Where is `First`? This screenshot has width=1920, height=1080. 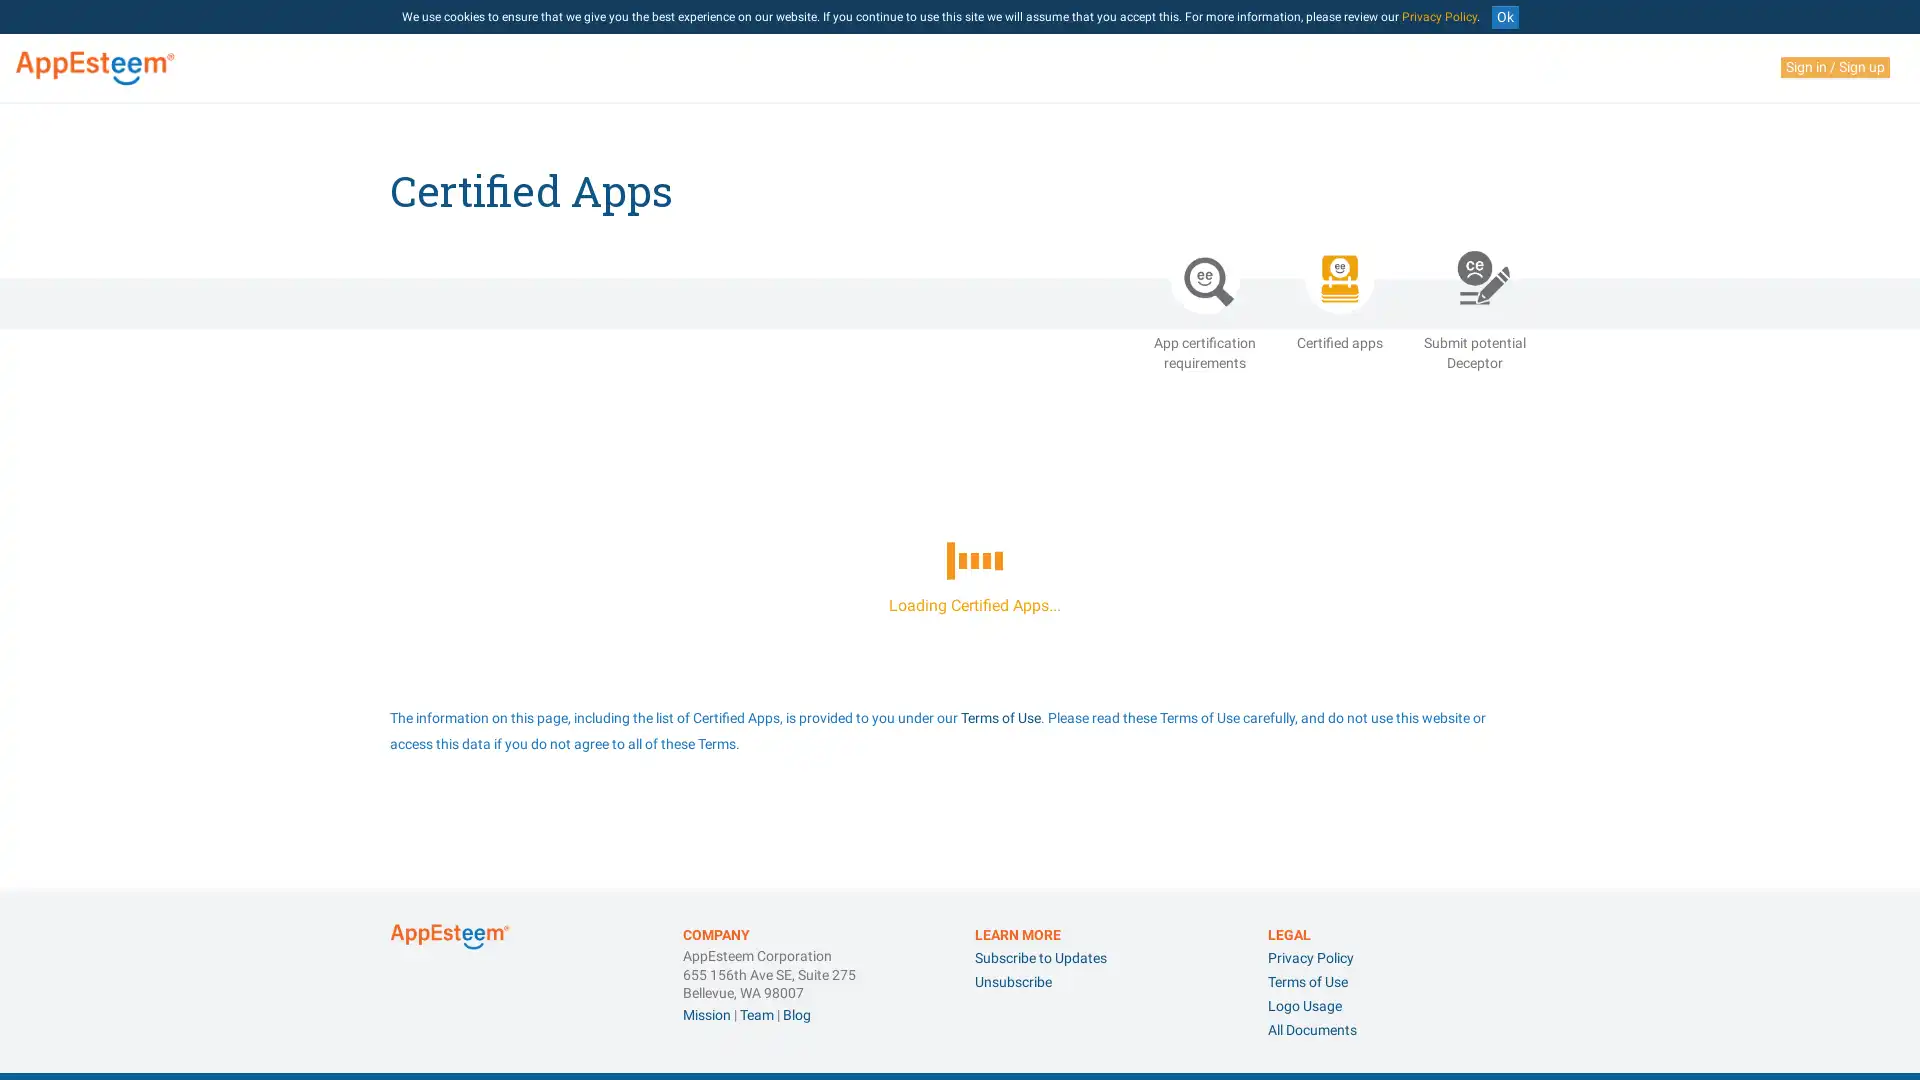 First is located at coordinates (1385, 738).